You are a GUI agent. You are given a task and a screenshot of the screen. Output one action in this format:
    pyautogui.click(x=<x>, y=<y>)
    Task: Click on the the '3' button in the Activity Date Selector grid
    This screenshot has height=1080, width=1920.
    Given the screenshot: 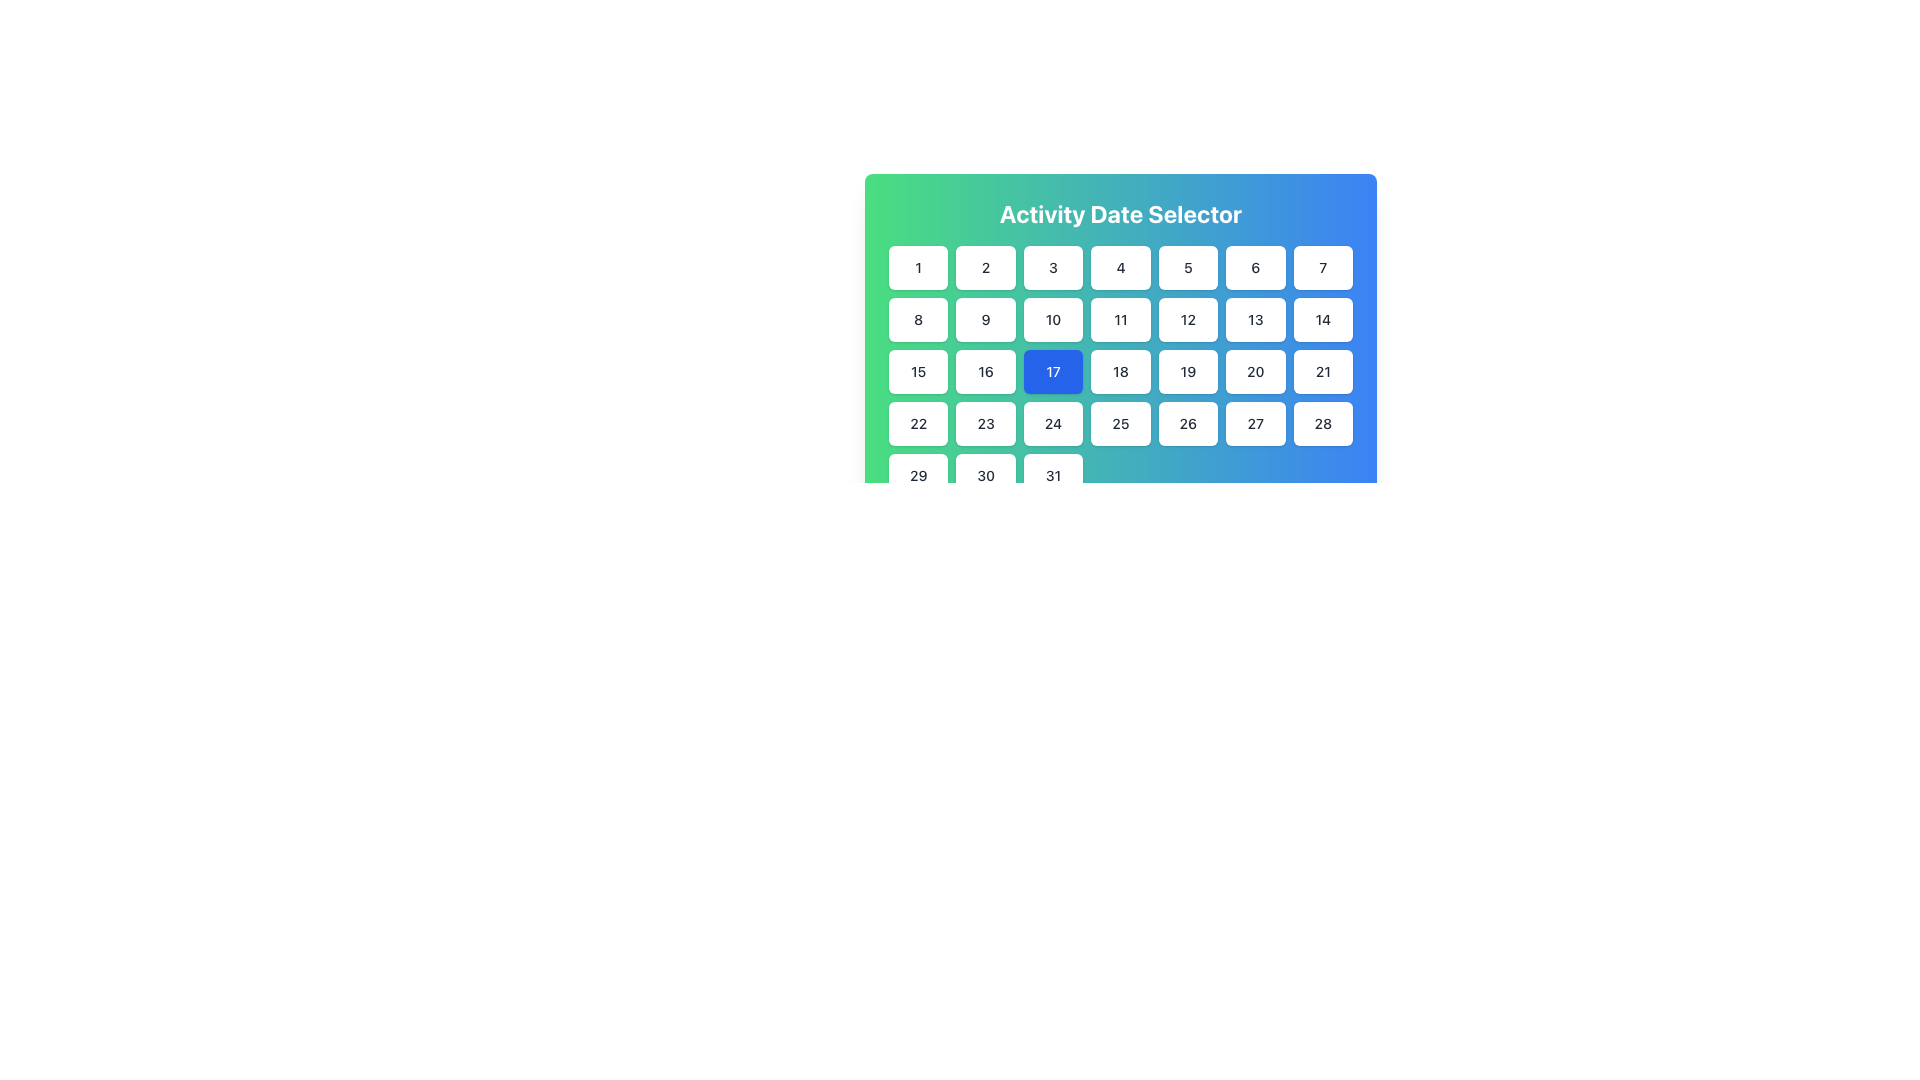 What is the action you would take?
    pyautogui.click(x=1052, y=266)
    